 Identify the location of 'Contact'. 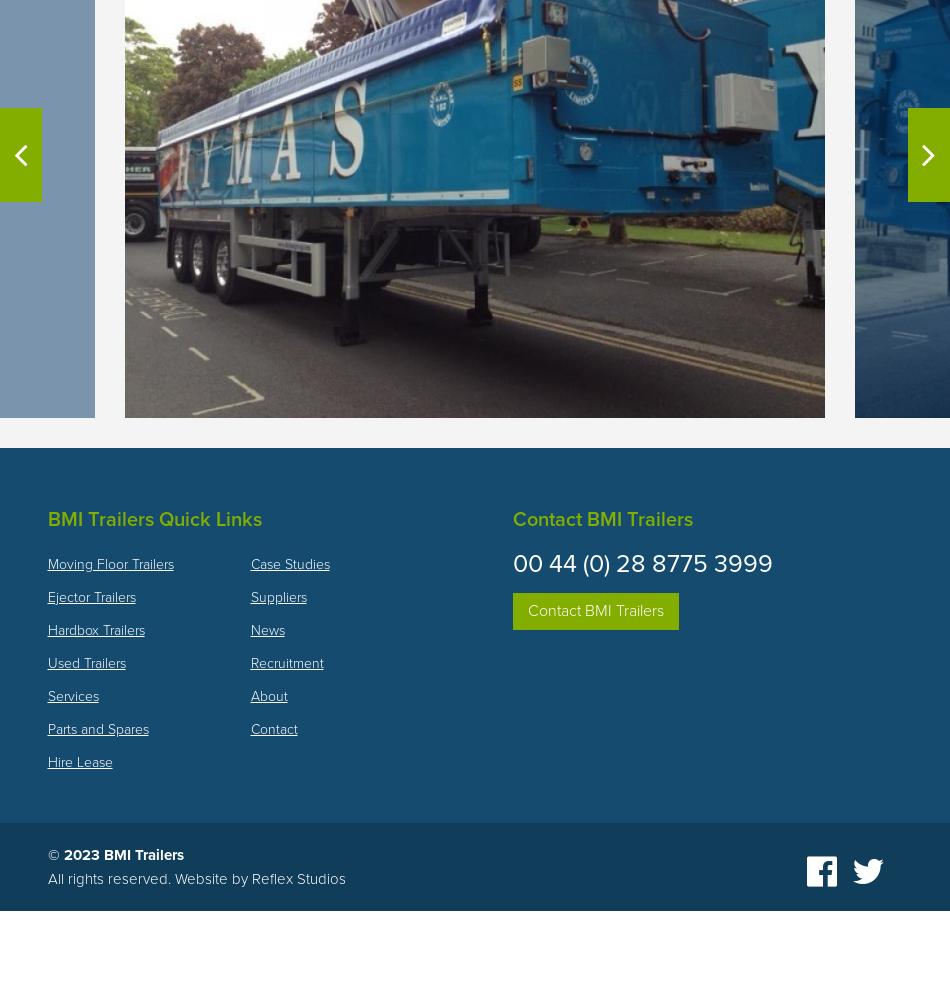
(272, 727).